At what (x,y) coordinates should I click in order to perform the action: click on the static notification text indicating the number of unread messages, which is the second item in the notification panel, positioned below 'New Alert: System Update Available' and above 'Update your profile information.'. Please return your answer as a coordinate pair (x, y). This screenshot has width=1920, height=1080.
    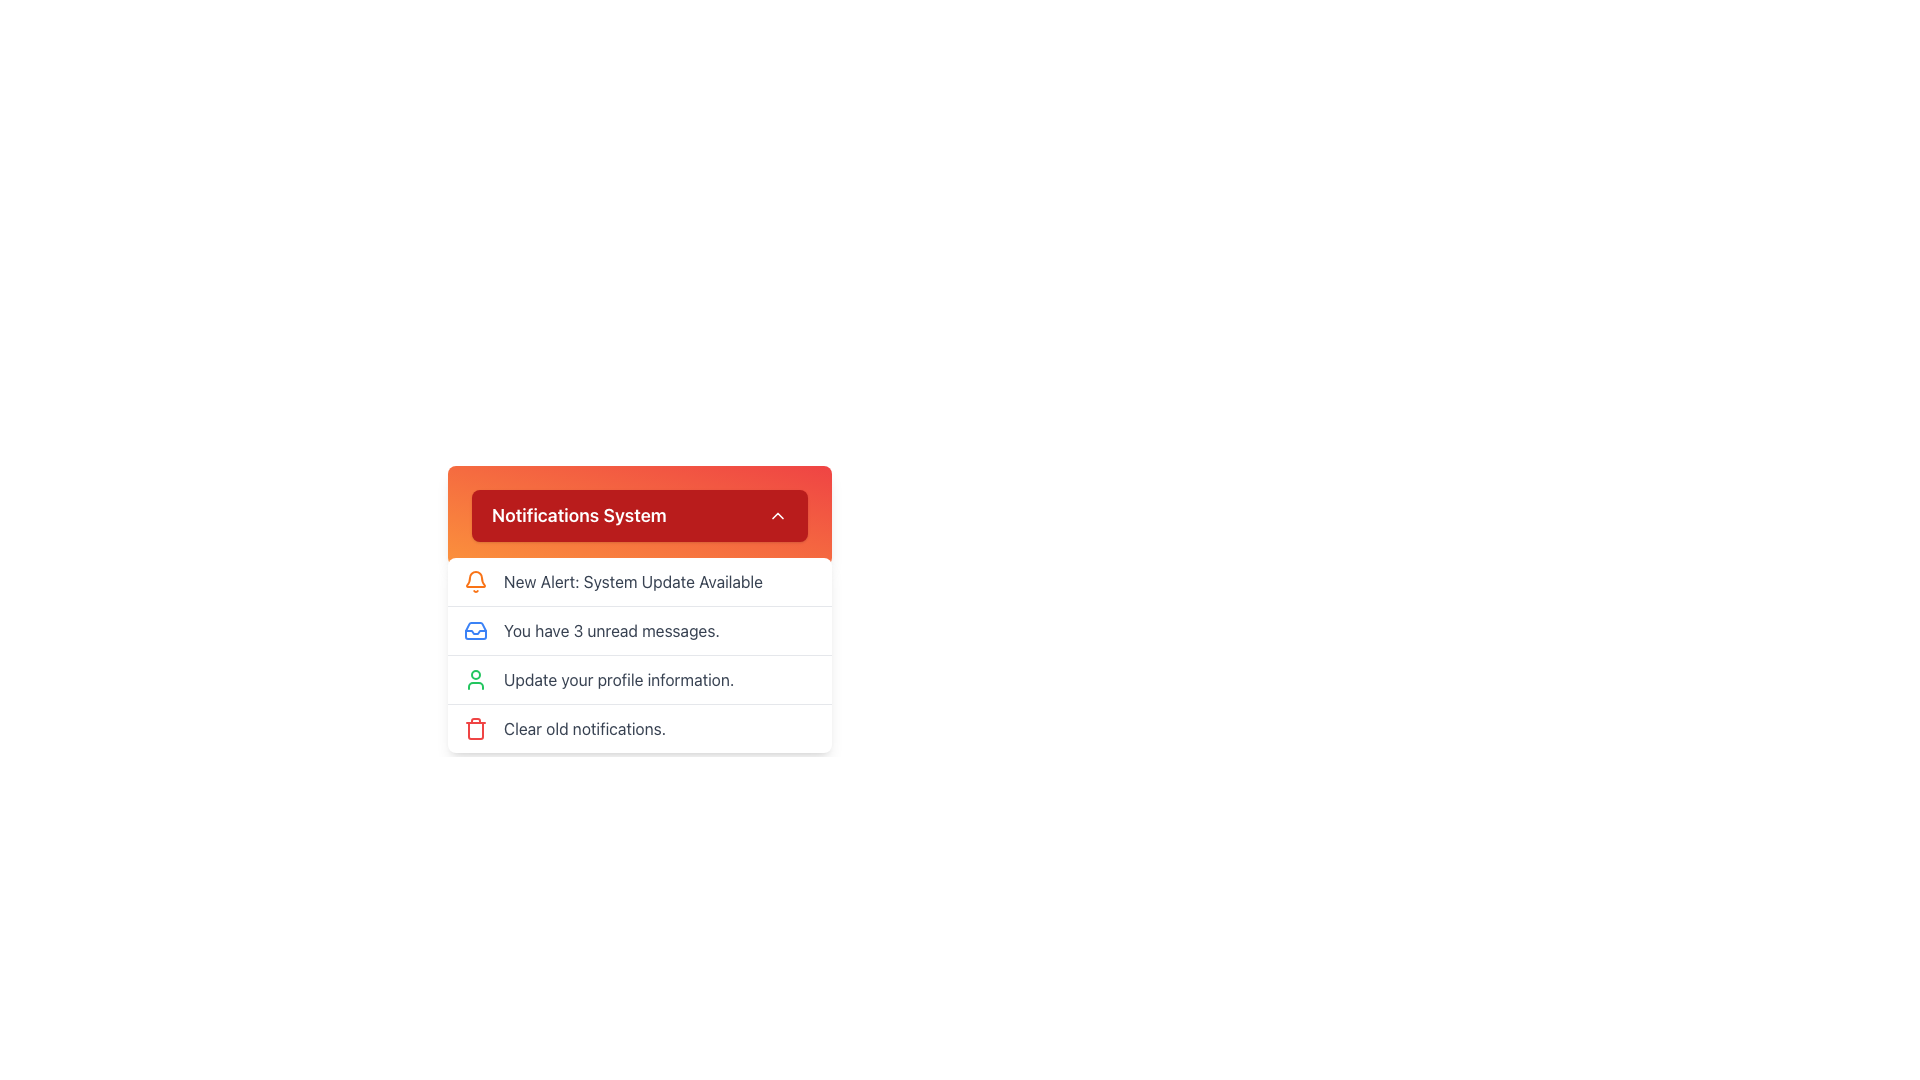
    Looking at the image, I should click on (638, 630).